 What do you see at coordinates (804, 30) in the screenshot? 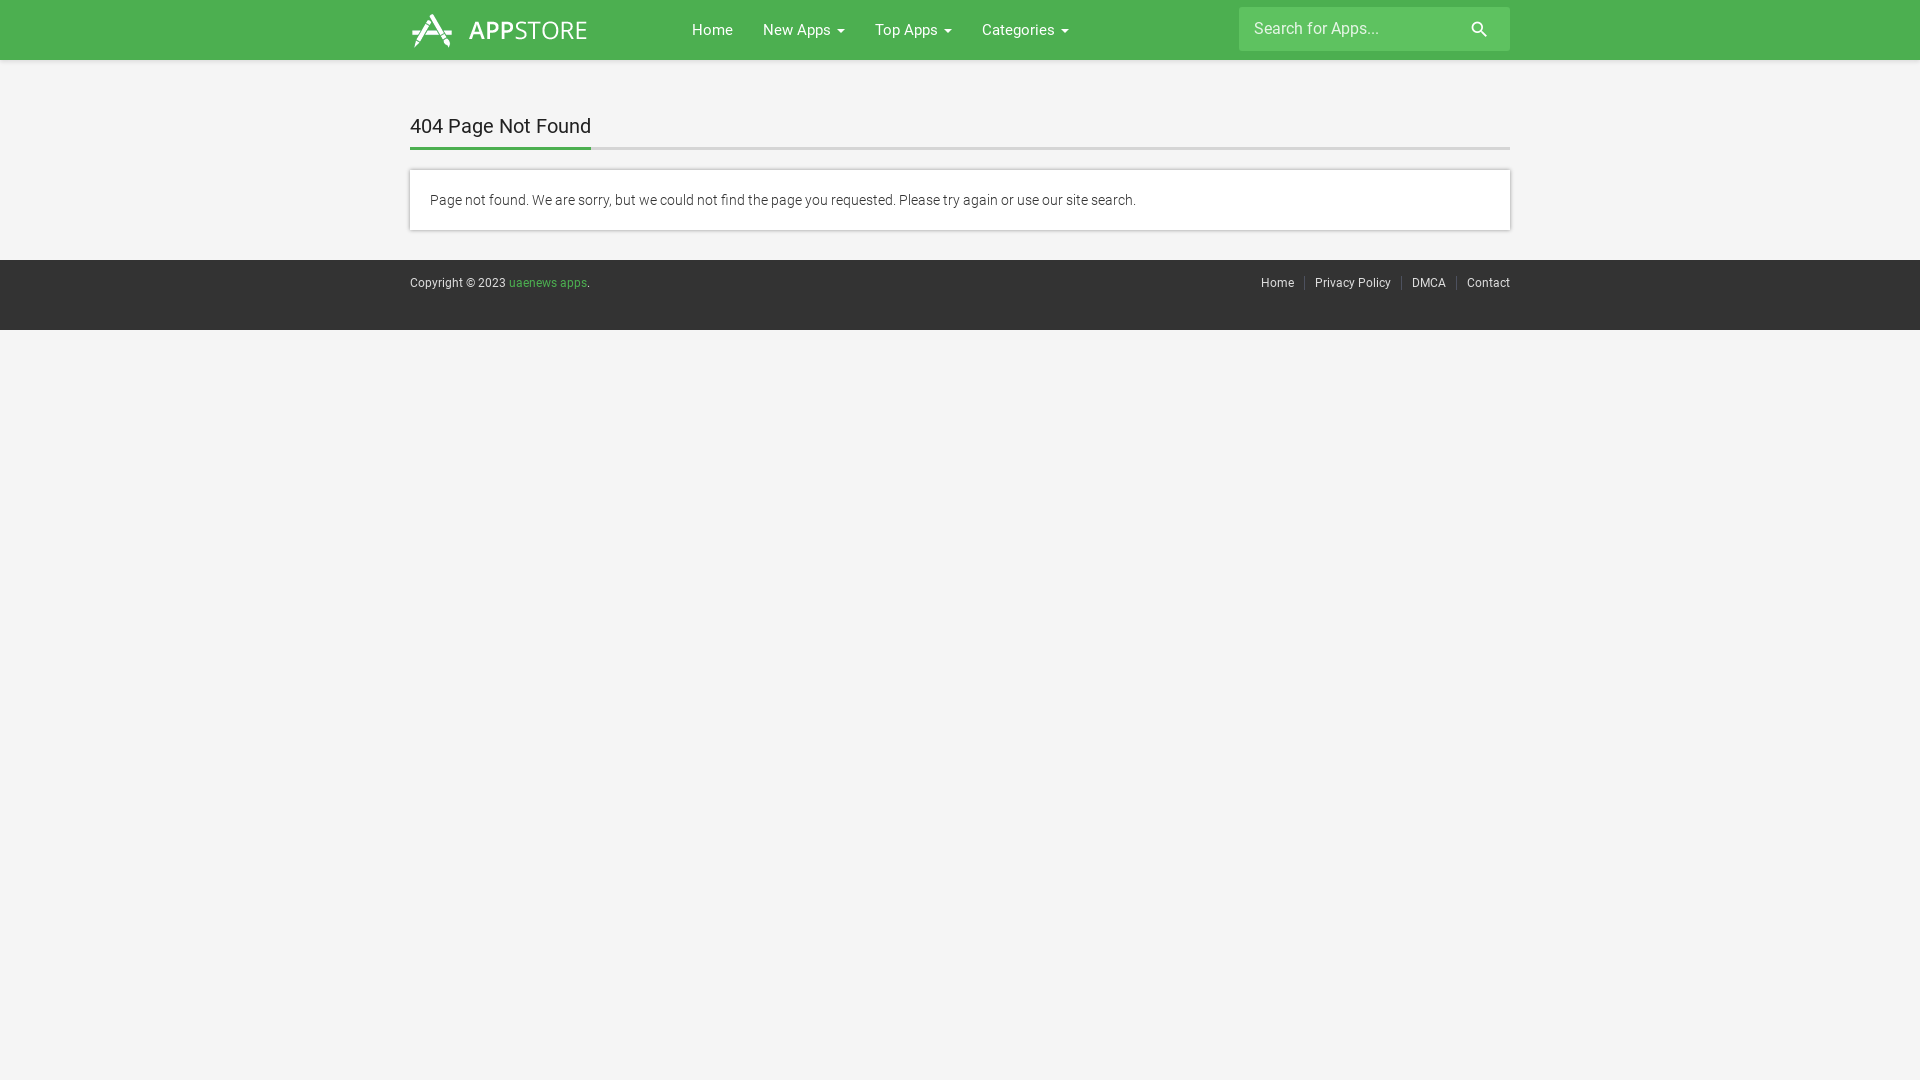
I see `'New Apps'` at bounding box center [804, 30].